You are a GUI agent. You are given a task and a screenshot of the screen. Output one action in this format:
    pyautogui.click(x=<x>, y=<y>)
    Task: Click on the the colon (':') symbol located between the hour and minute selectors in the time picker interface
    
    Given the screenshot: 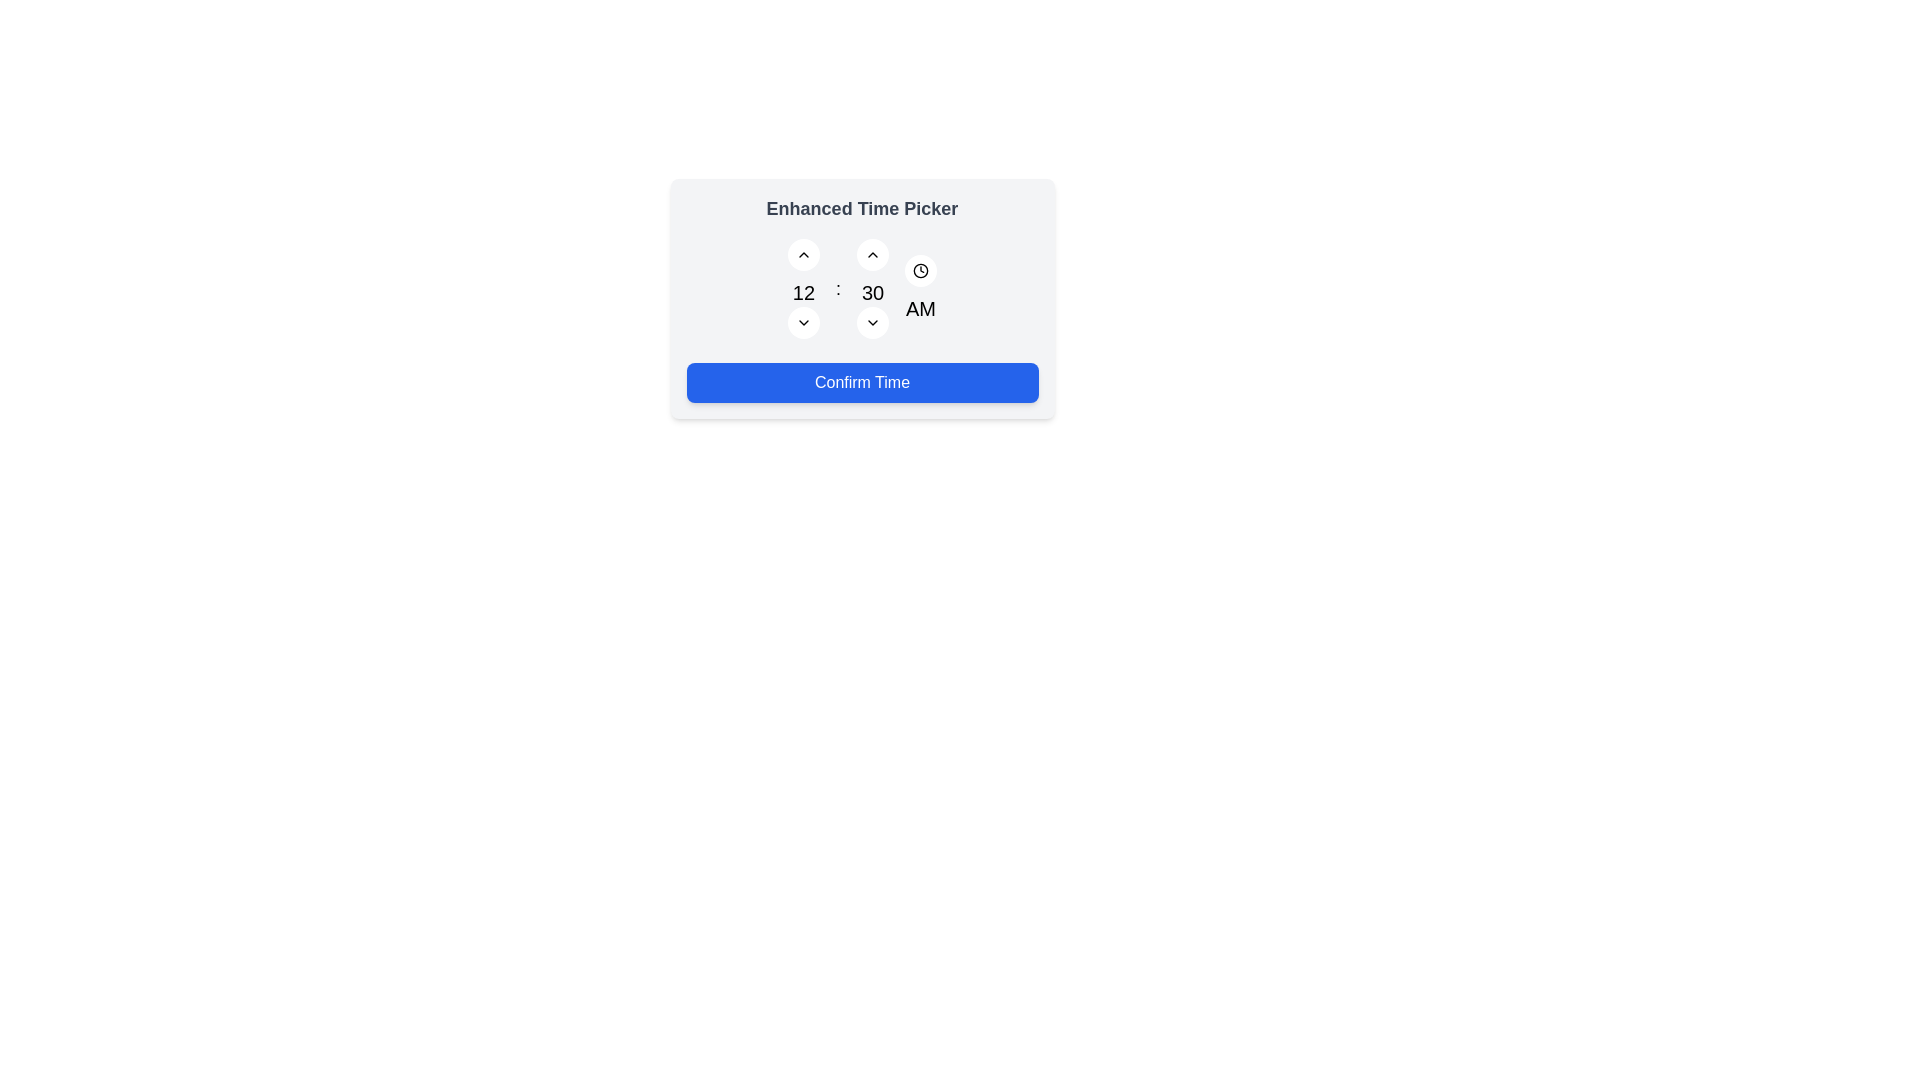 What is the action you would take?
    pyautogui.click(x=838, y=289)
    